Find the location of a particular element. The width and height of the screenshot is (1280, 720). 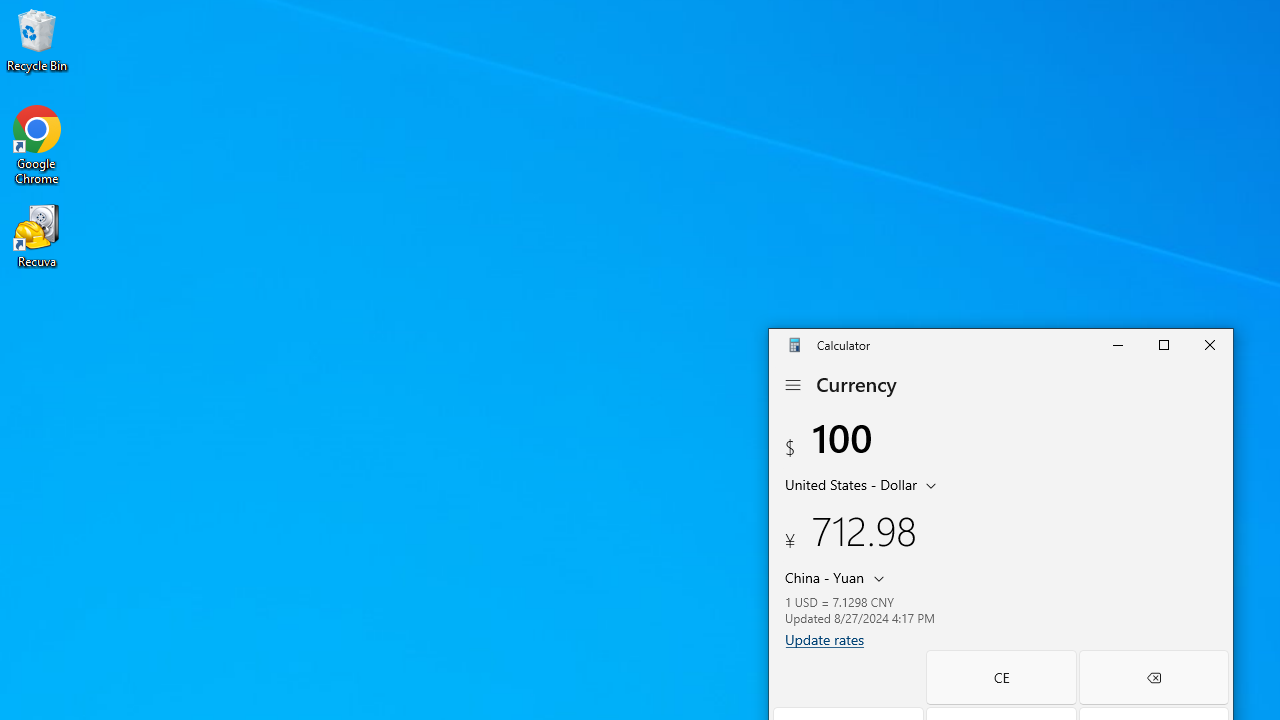

'Open Navigation' is located at coordinates (791, 385).